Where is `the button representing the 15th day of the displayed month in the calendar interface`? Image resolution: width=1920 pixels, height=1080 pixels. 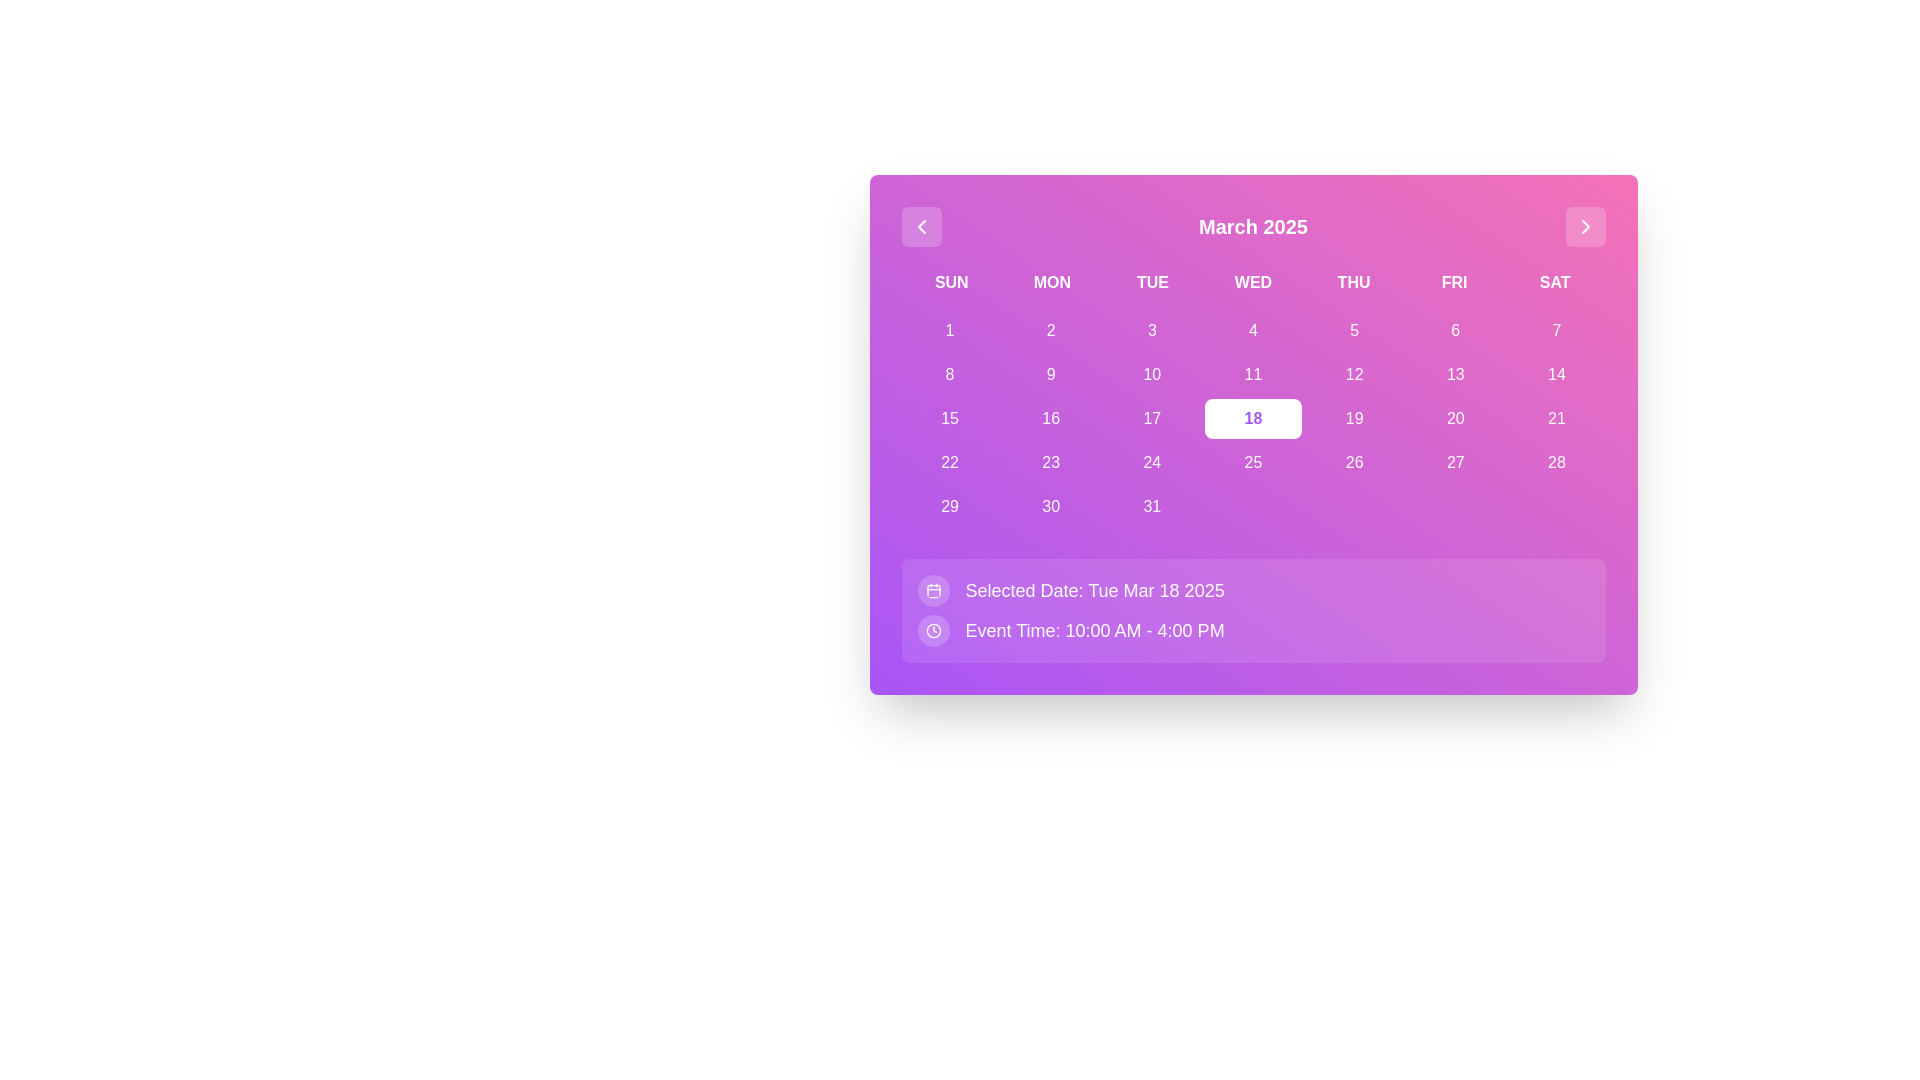 the button representing the 15th day of the displayed month in the calendar interface is located at coordinates (949, 418).